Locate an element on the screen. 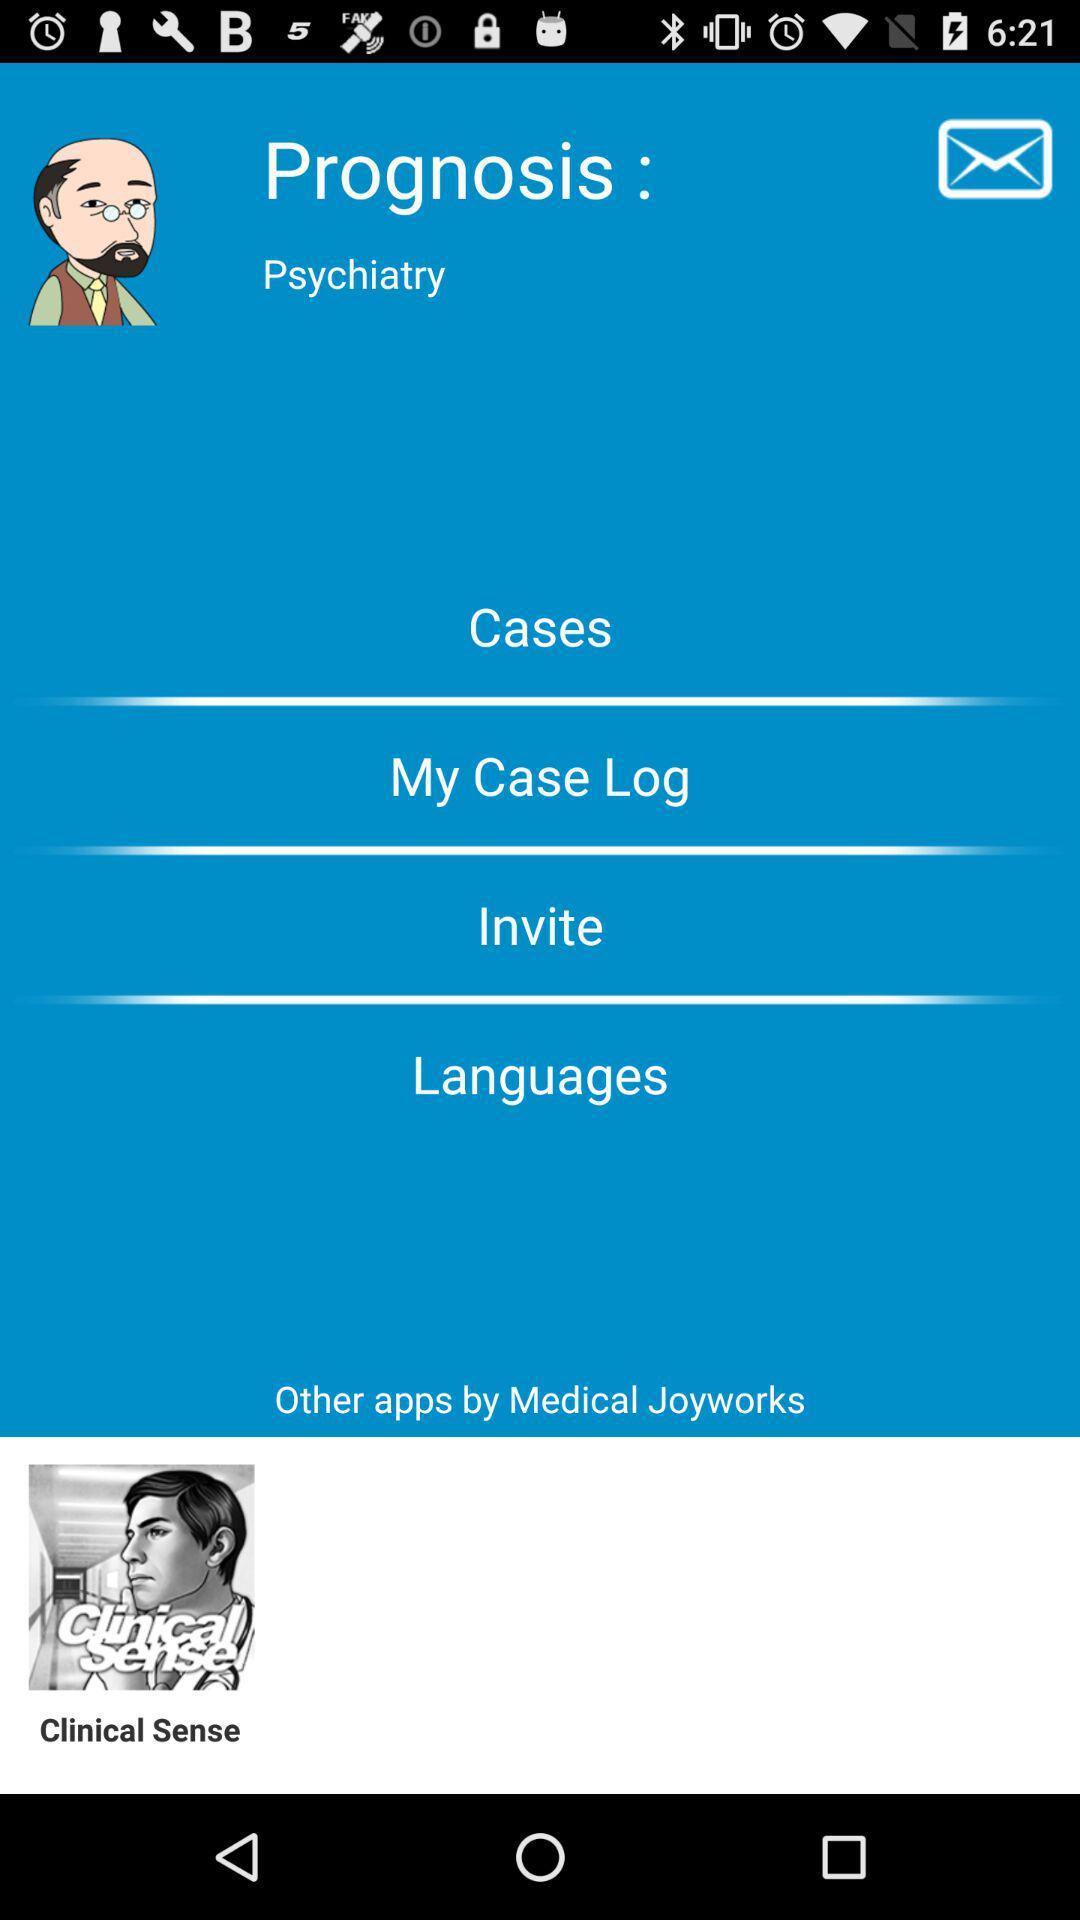 Image resolution: width=1080 pixels, height=1920 pixels. item above other apps by item is located at coordinates (540, 1072).